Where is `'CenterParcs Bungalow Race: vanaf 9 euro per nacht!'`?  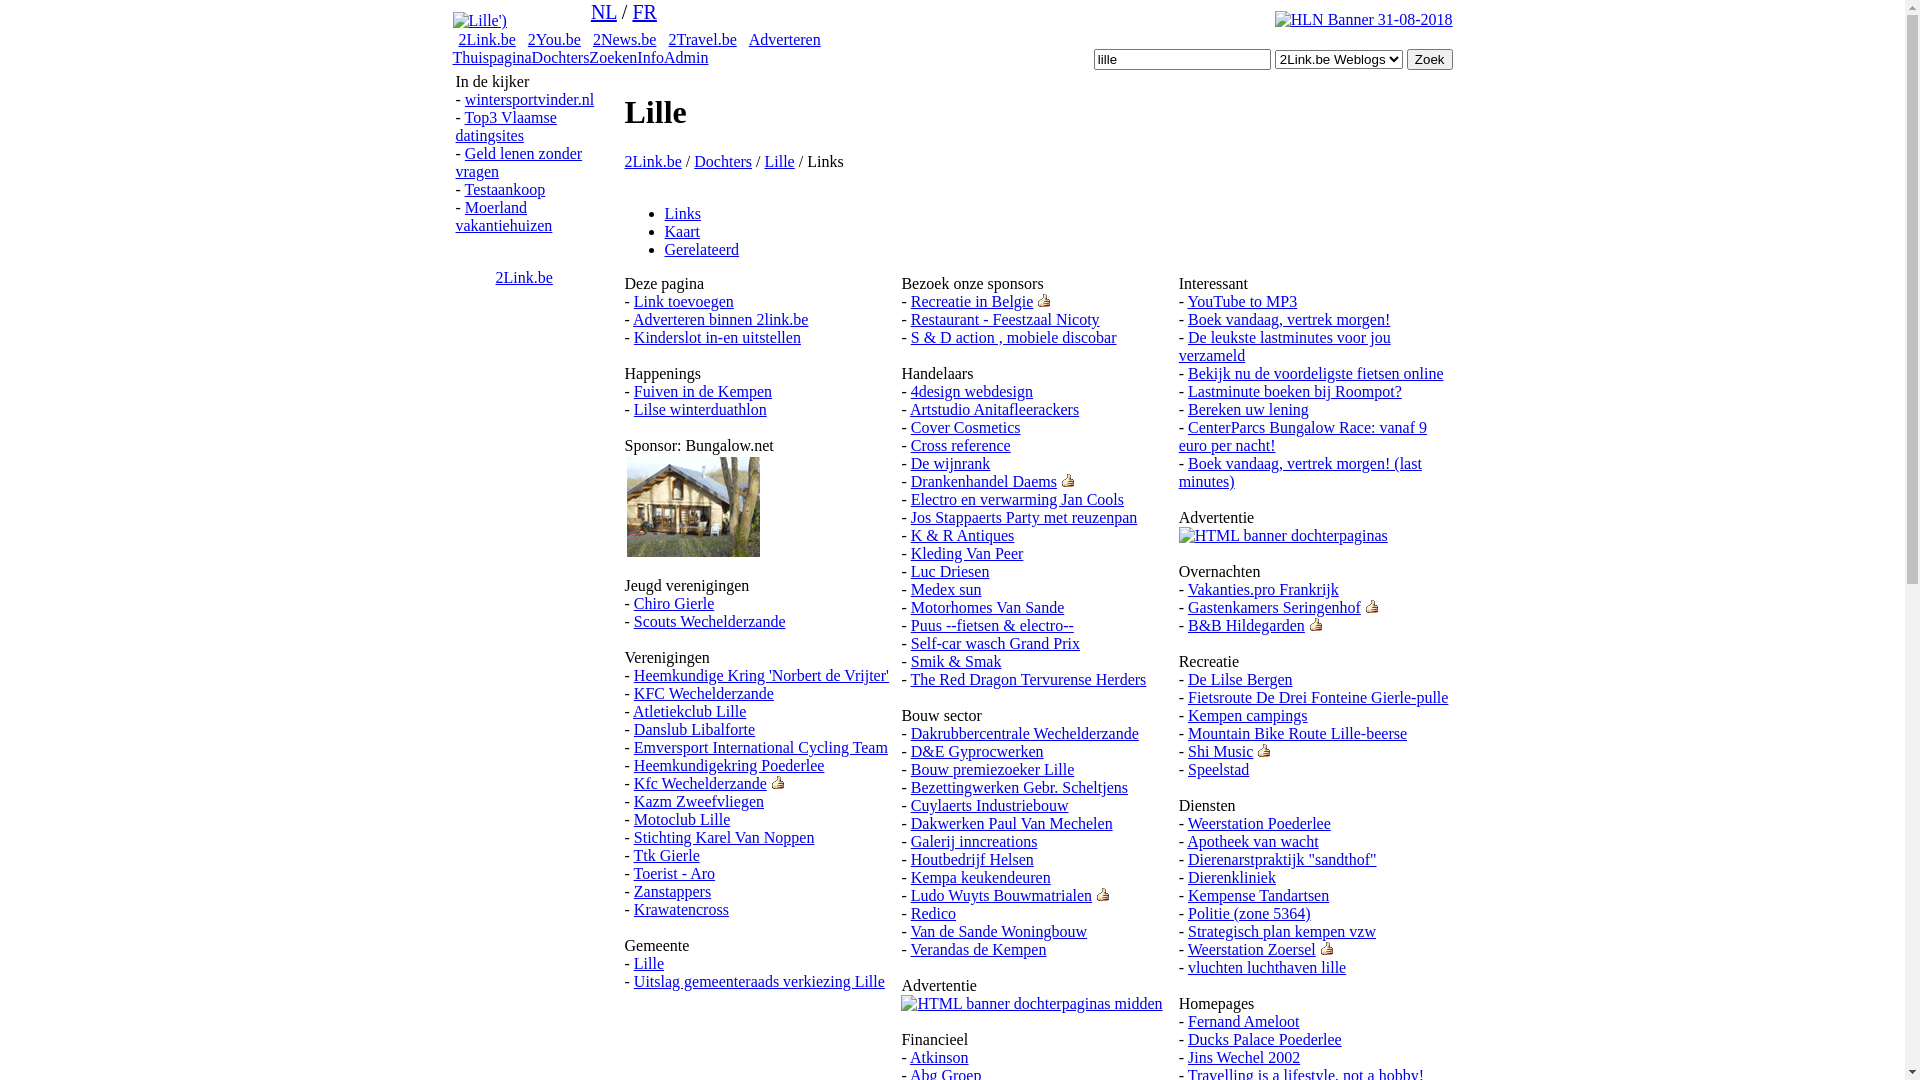 'CenterParcs Bungalow Race: vanaf 9 euro per nacht!' is located at coordinates (1302, 435).